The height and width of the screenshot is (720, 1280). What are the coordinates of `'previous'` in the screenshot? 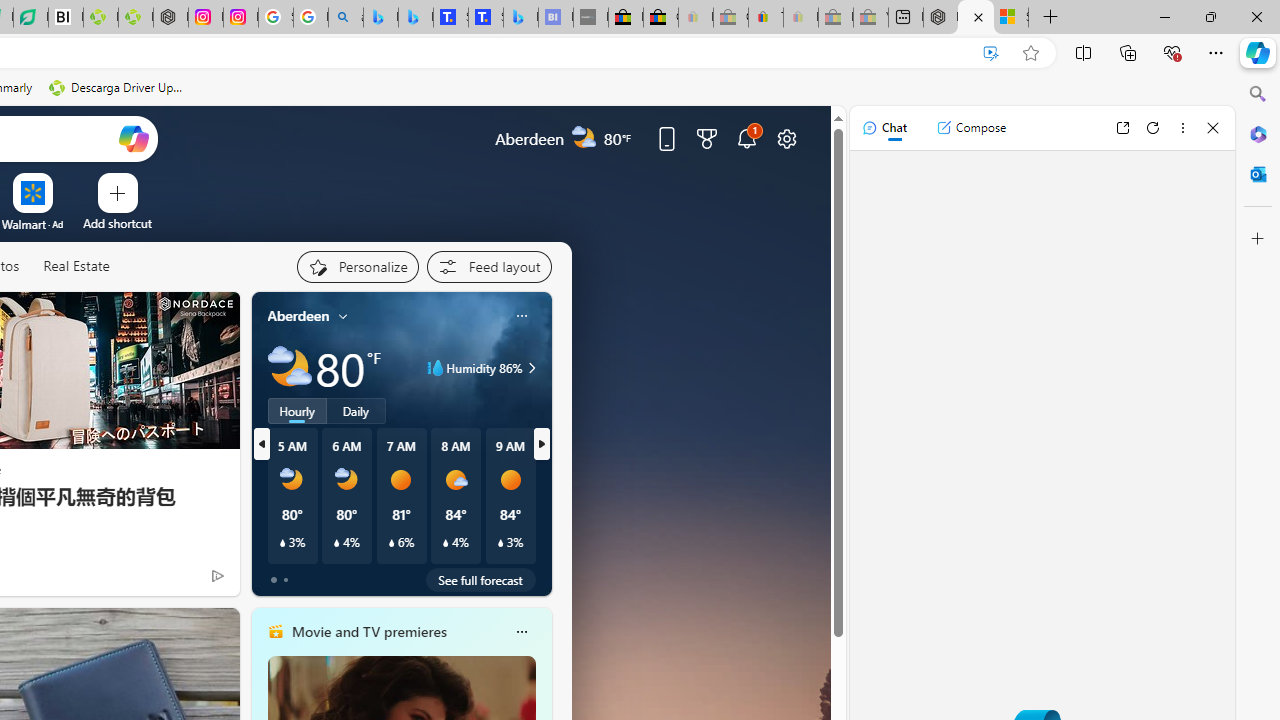 It's located at (260, 442).